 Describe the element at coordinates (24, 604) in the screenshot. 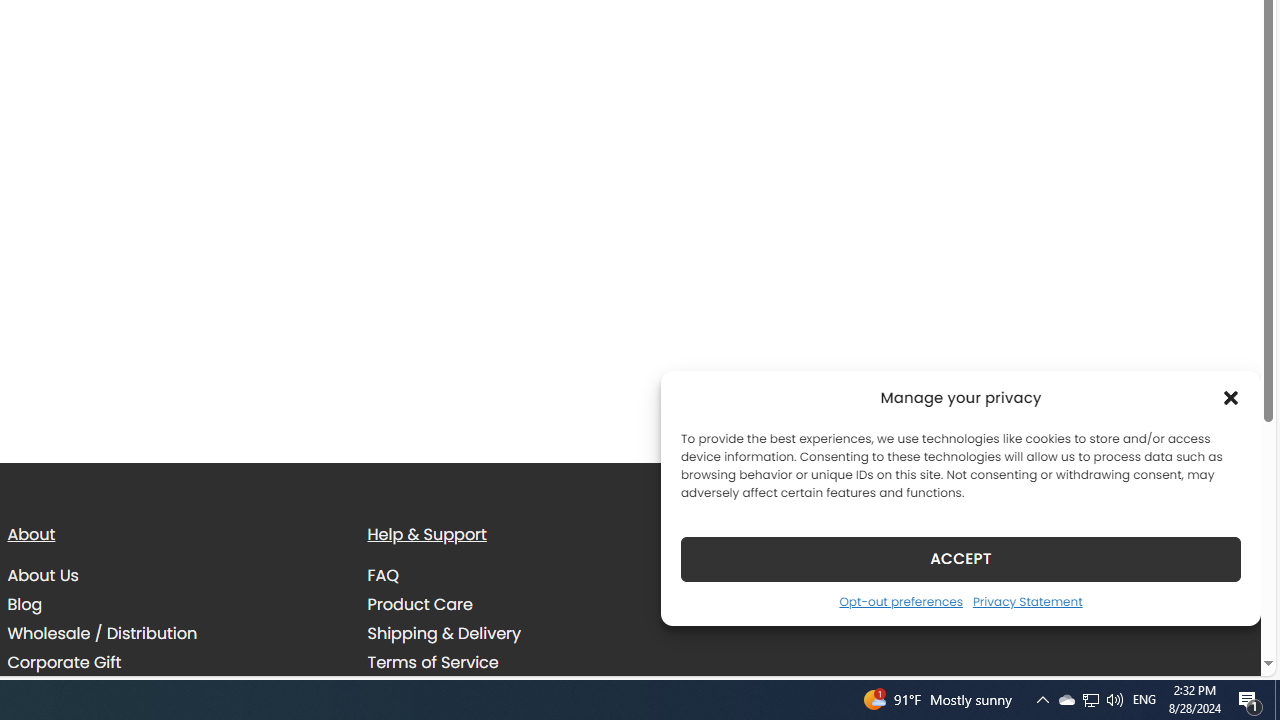

I see `'Blog'` at that location.